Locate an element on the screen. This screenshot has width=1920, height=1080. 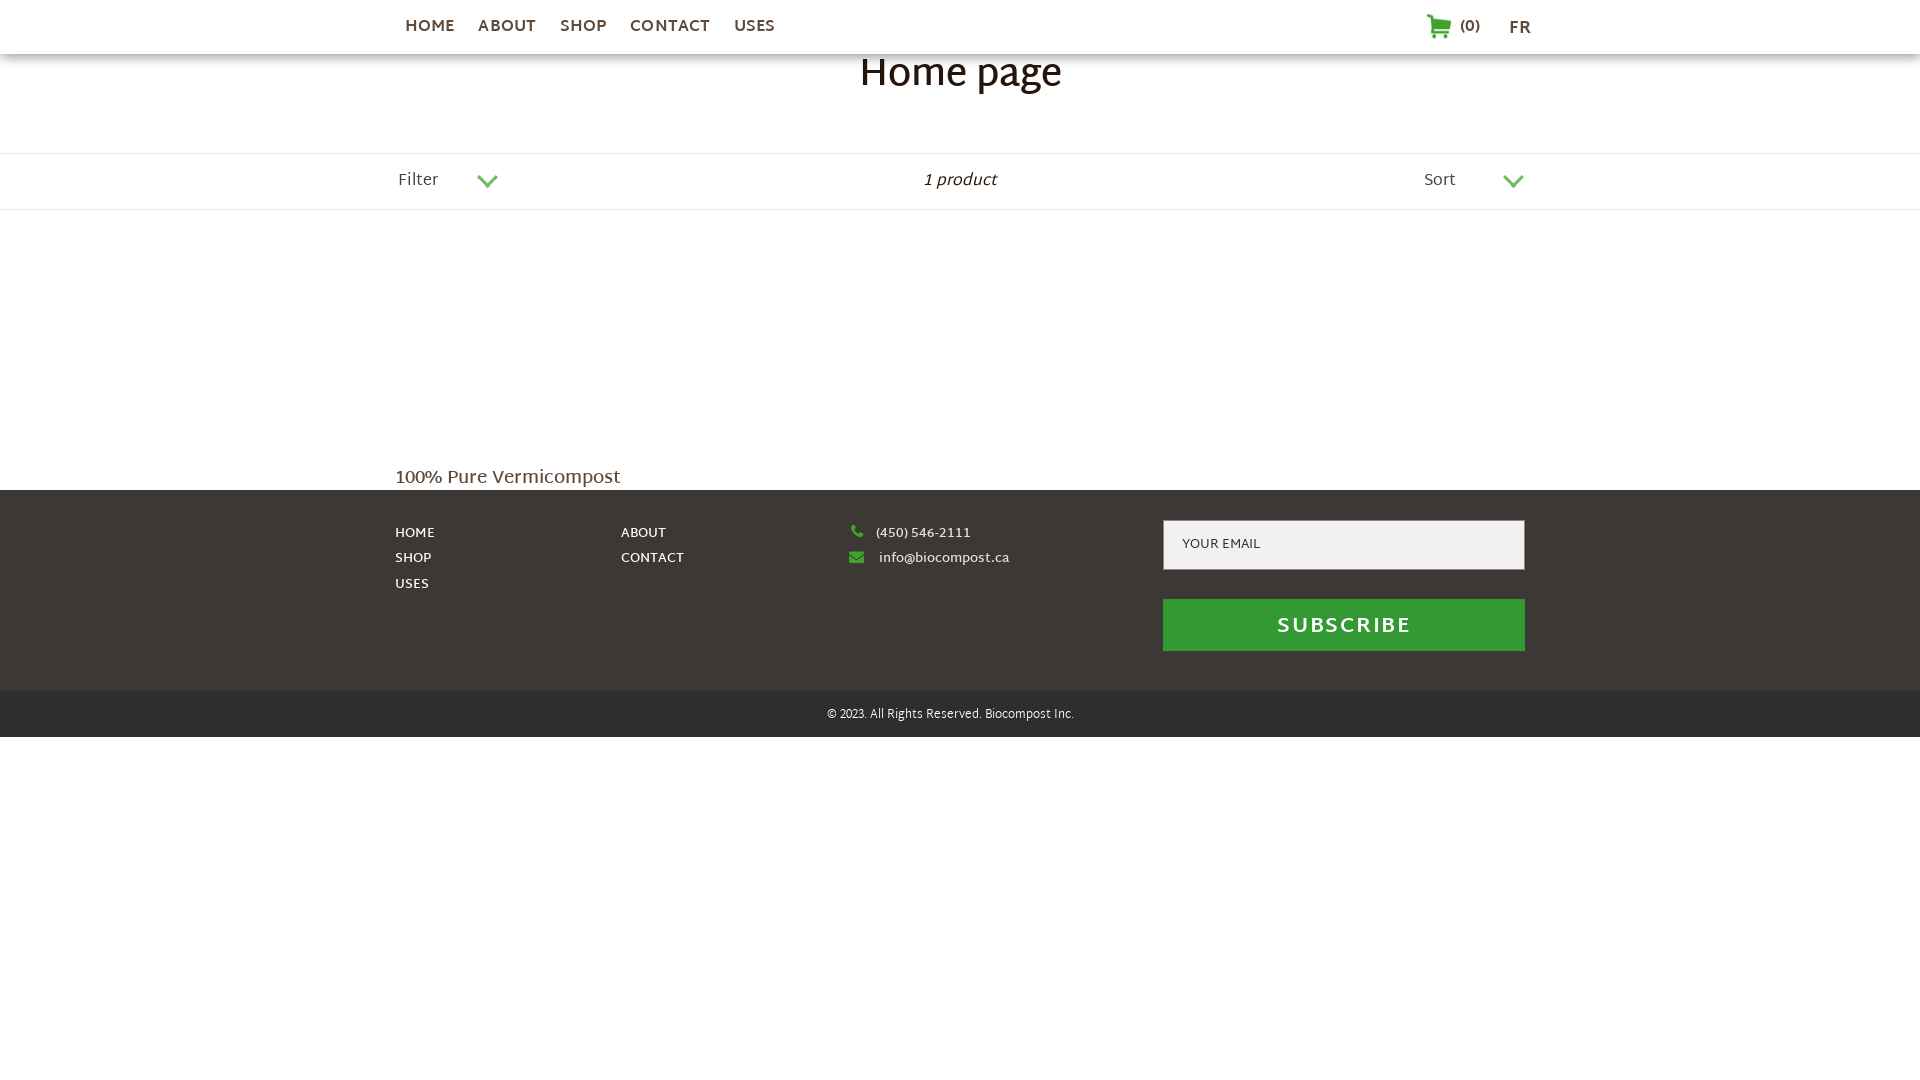
'CONTACT' is located at coordinates (652, 559).